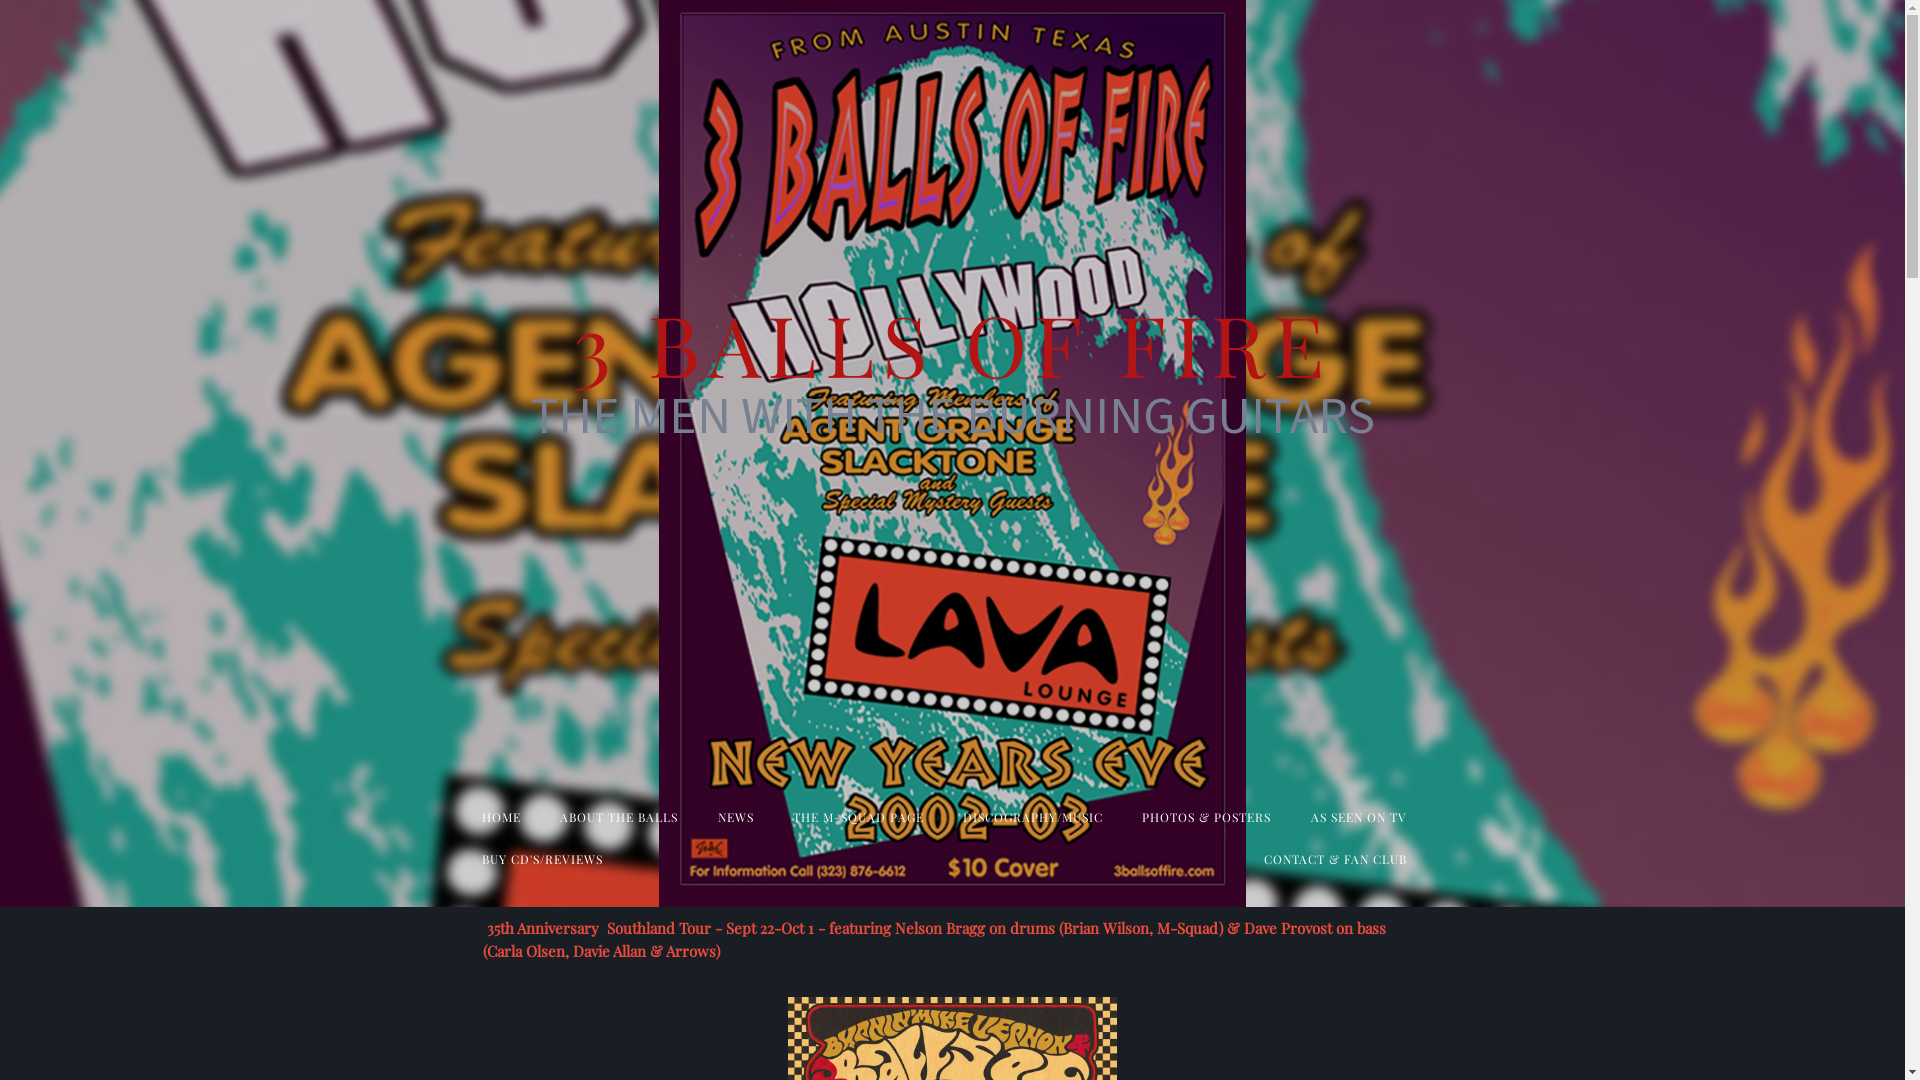 Image resolution: width=1920 pixels, height=1080 pixels. What do you see at coordinates (1335, 858) in the screenshot?
I see `'CONTACT & FAN CLUB'` at bounding box center [1335, 858].